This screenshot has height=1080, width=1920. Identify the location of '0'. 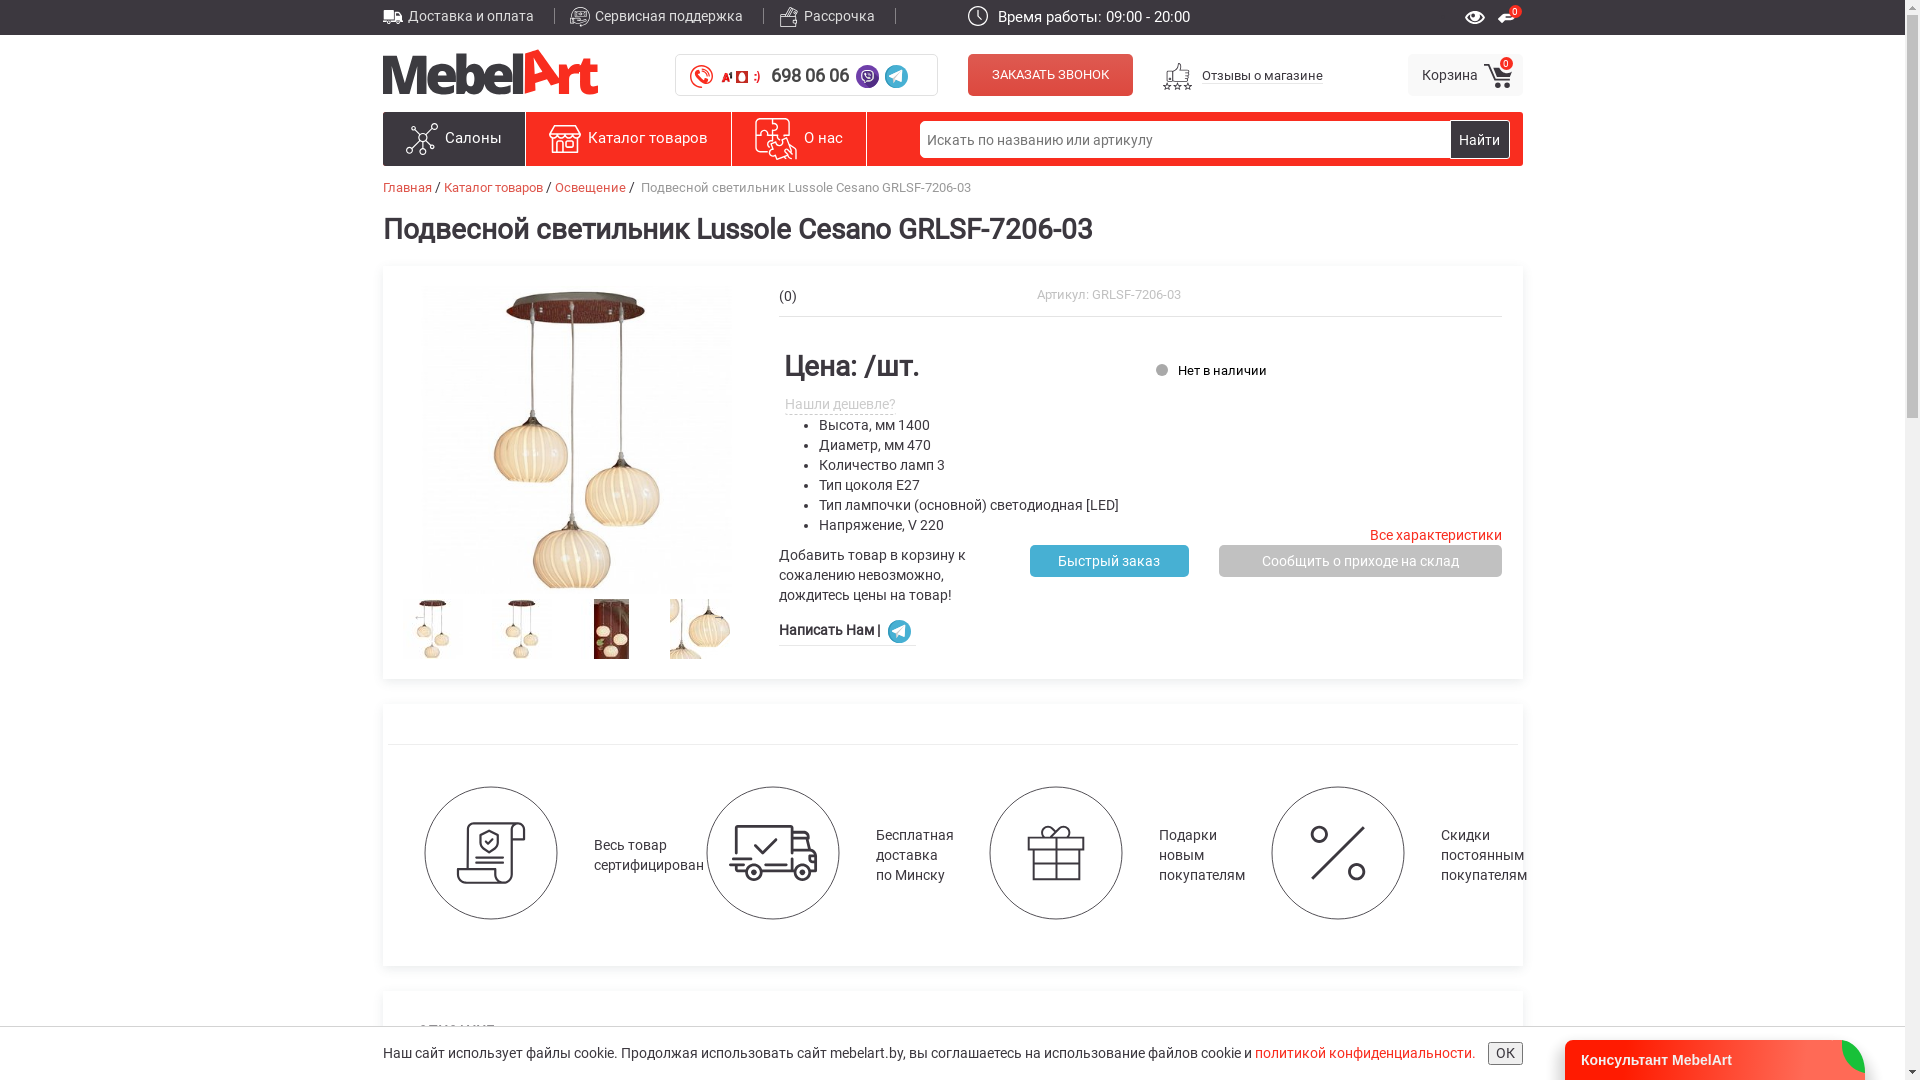
(1510, 15).